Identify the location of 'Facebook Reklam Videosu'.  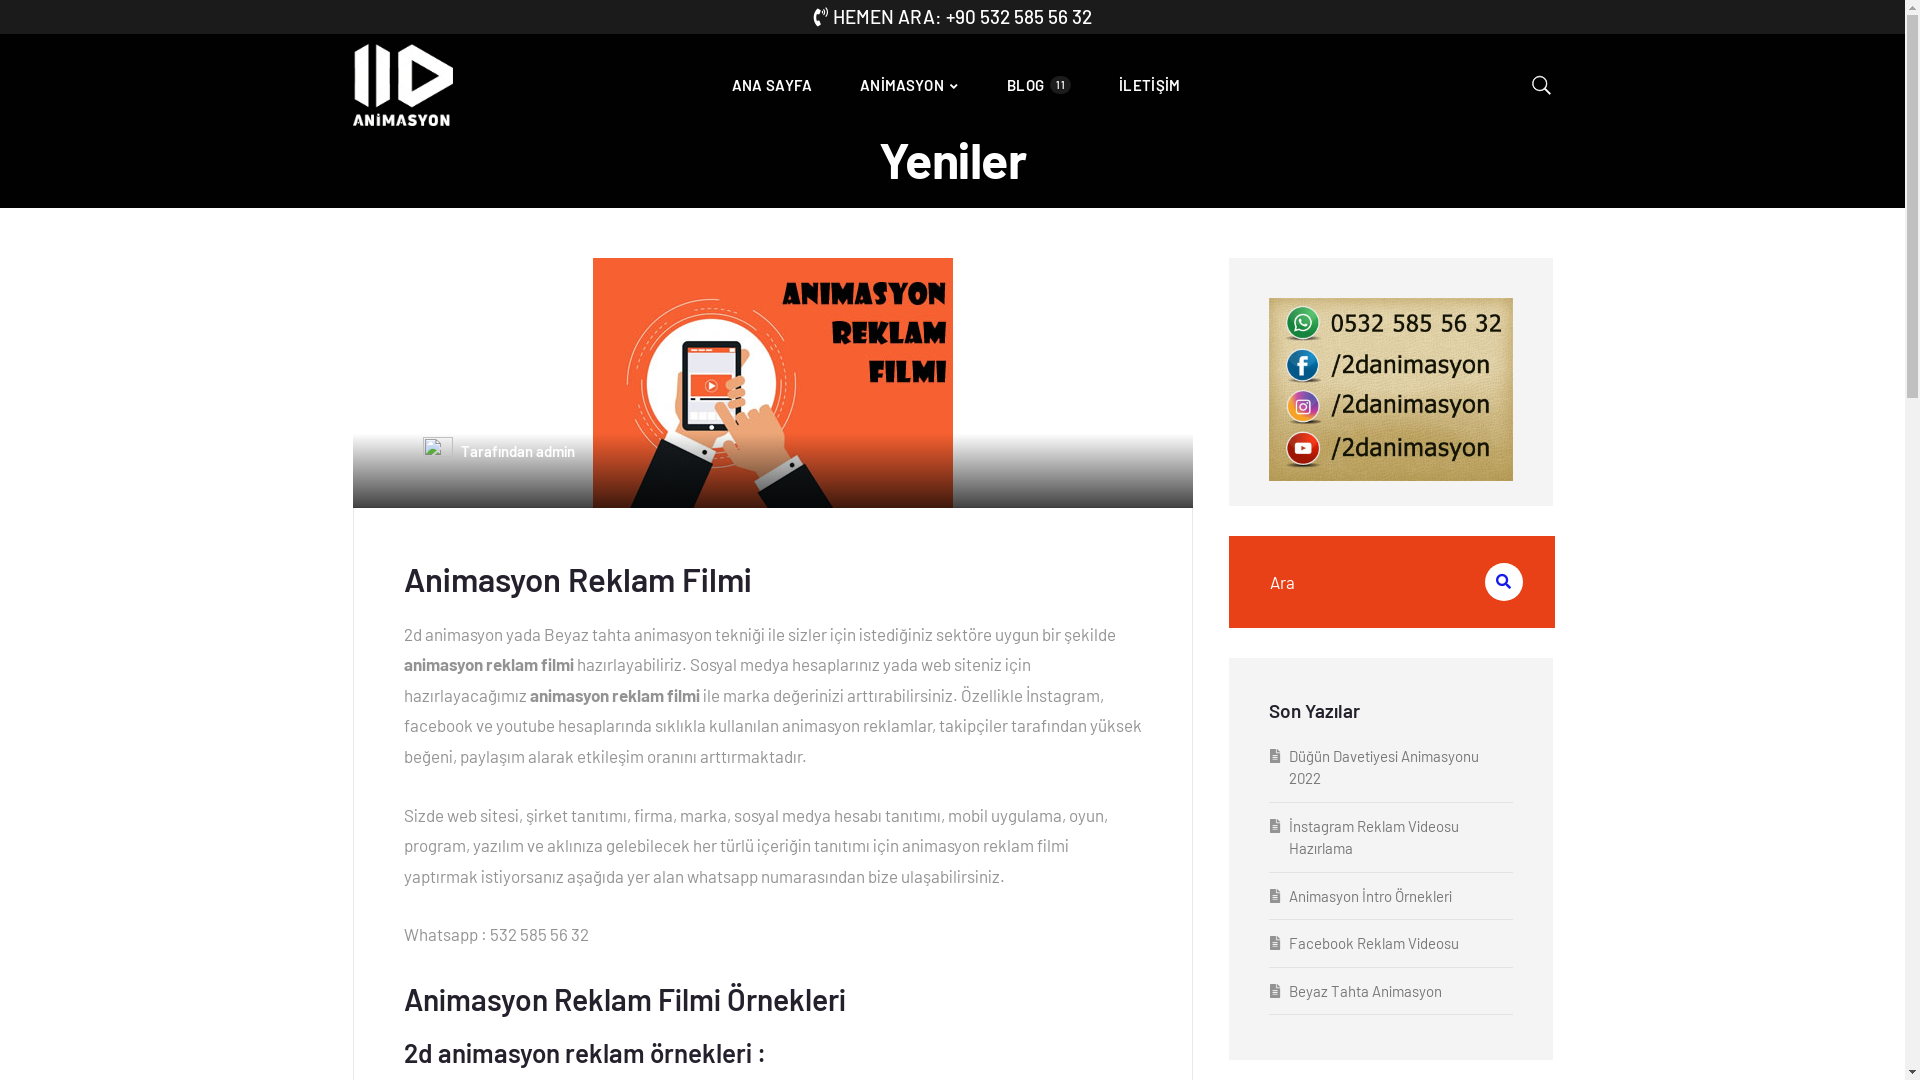
(1371, 942).